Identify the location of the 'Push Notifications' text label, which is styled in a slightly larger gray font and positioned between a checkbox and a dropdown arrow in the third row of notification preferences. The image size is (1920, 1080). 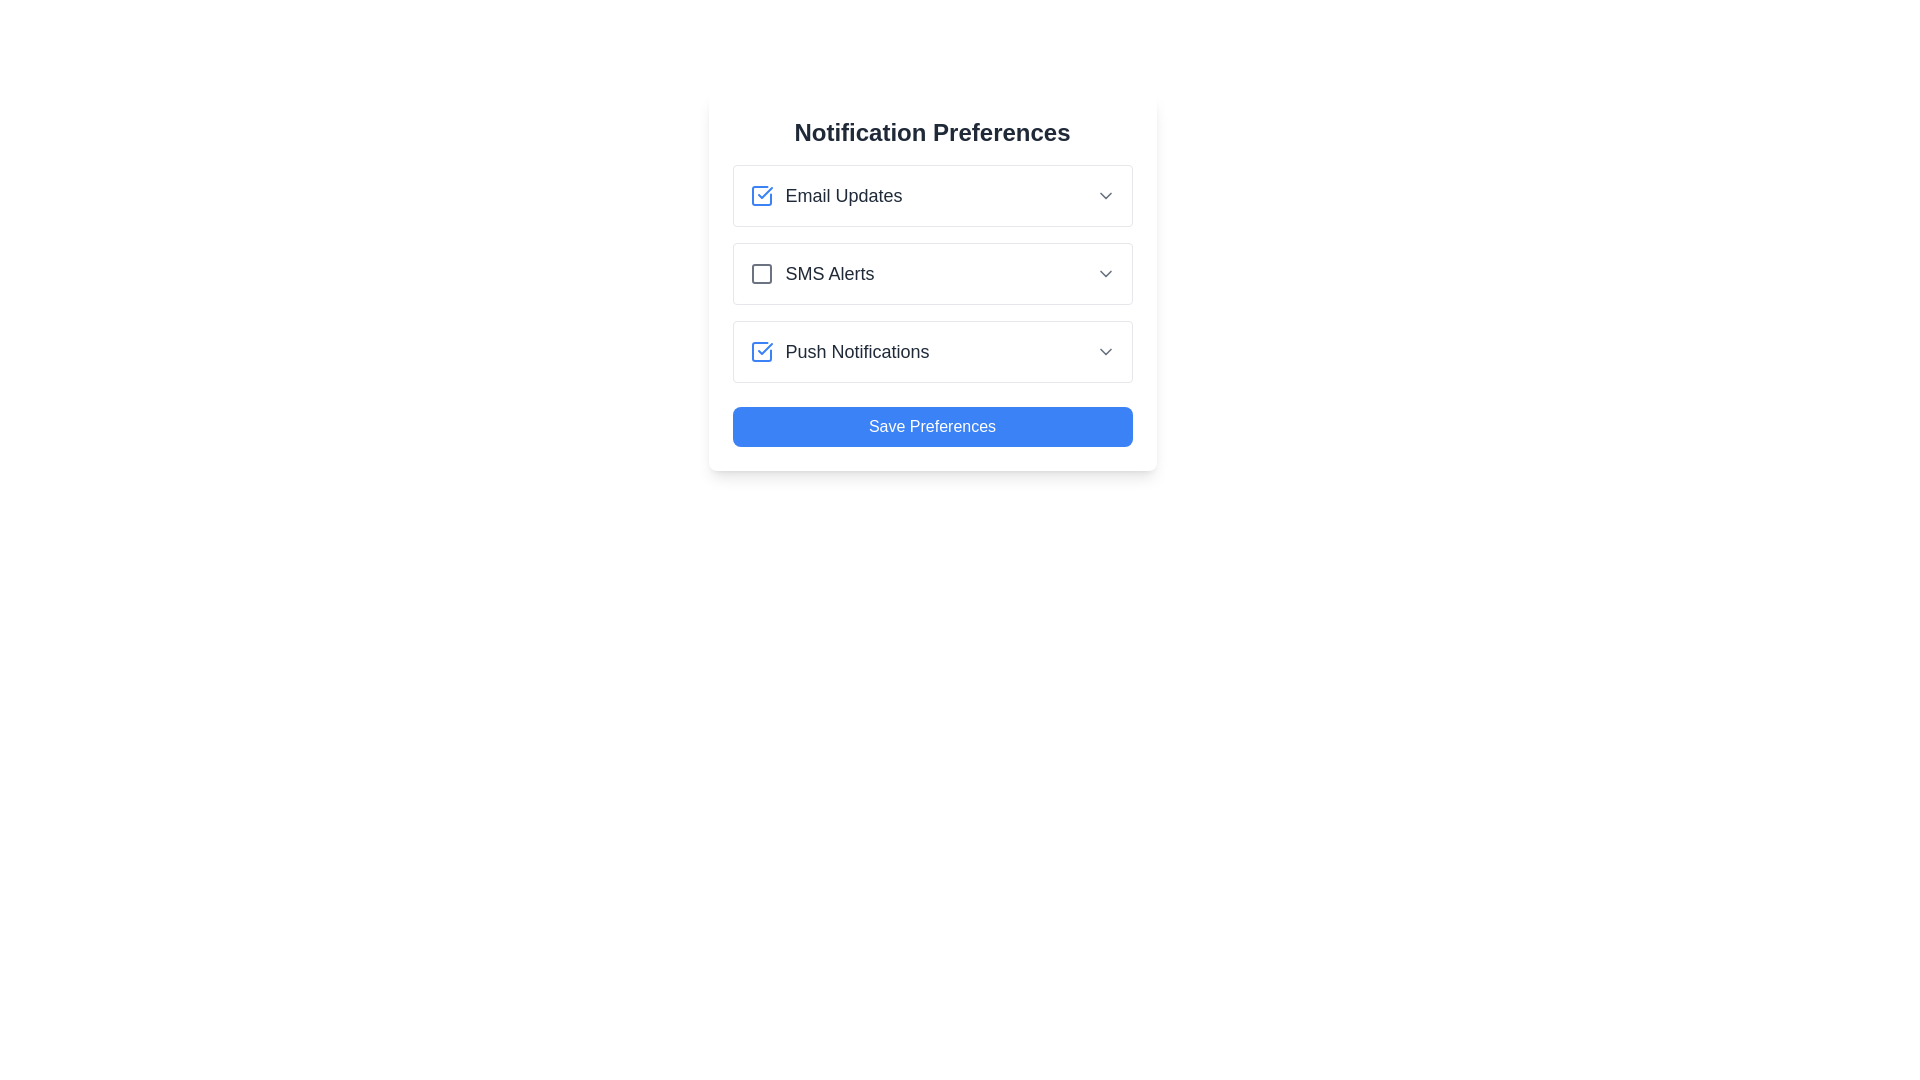
(857, 350).